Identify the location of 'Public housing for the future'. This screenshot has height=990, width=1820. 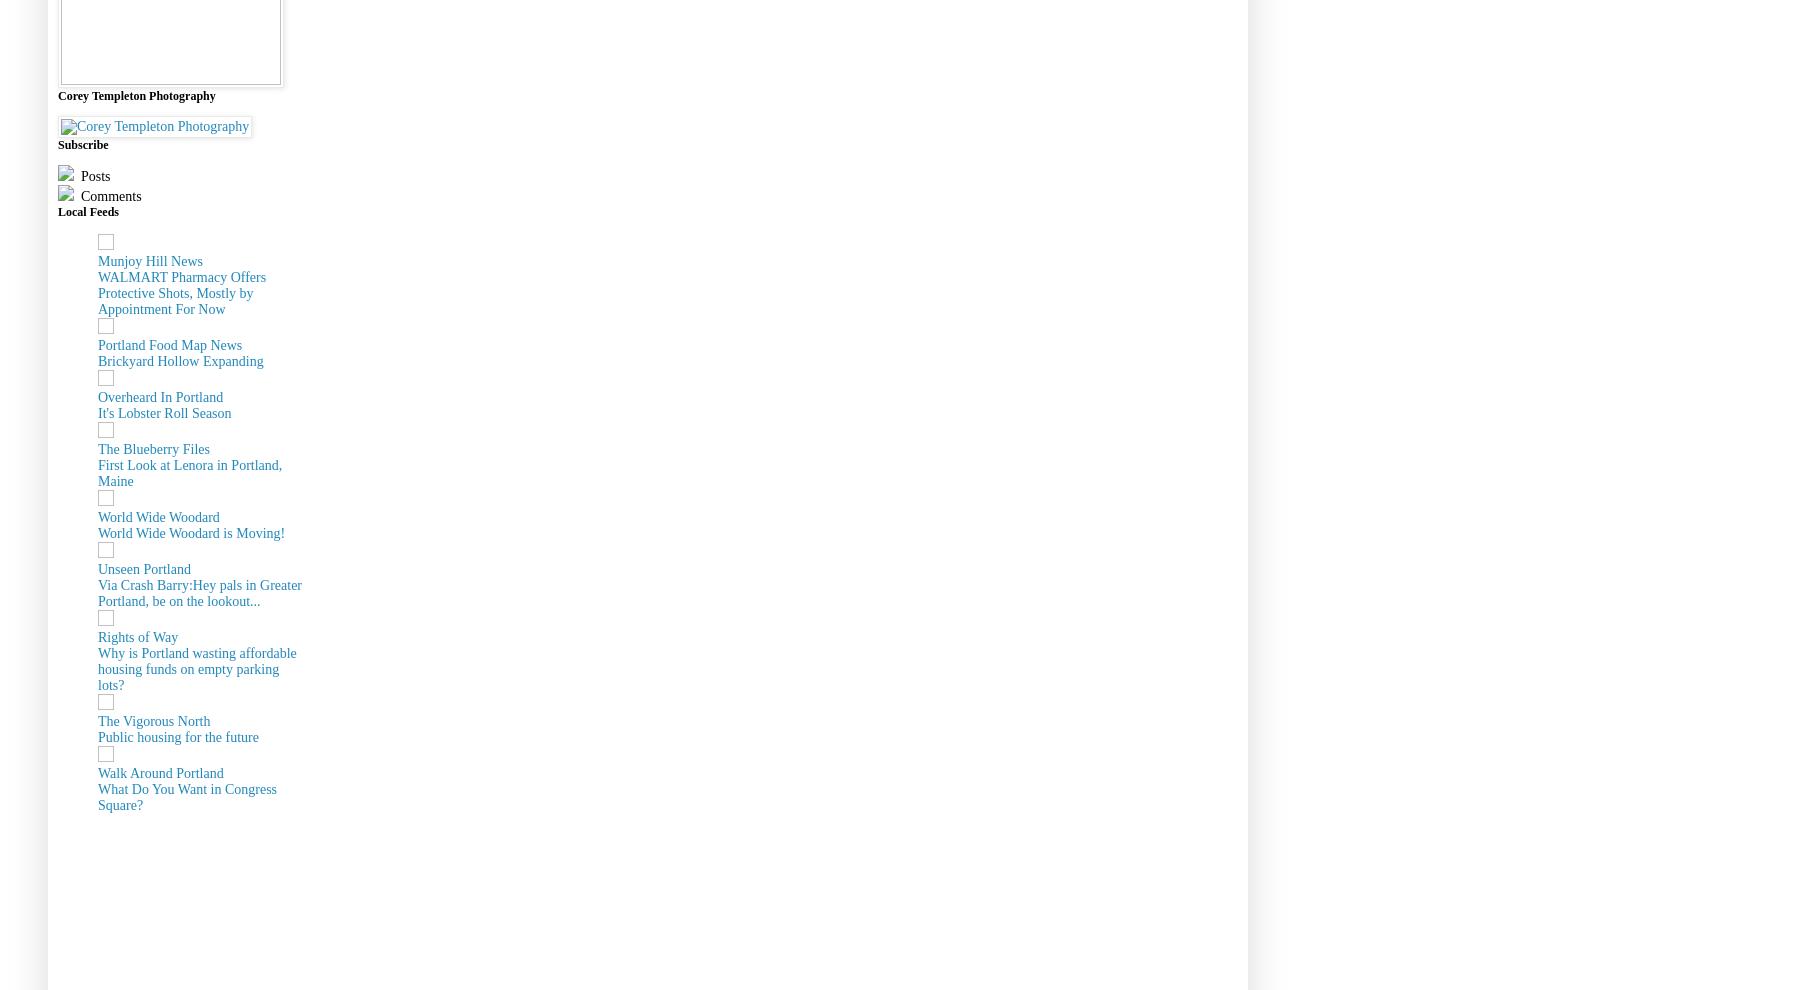
(177, 735).